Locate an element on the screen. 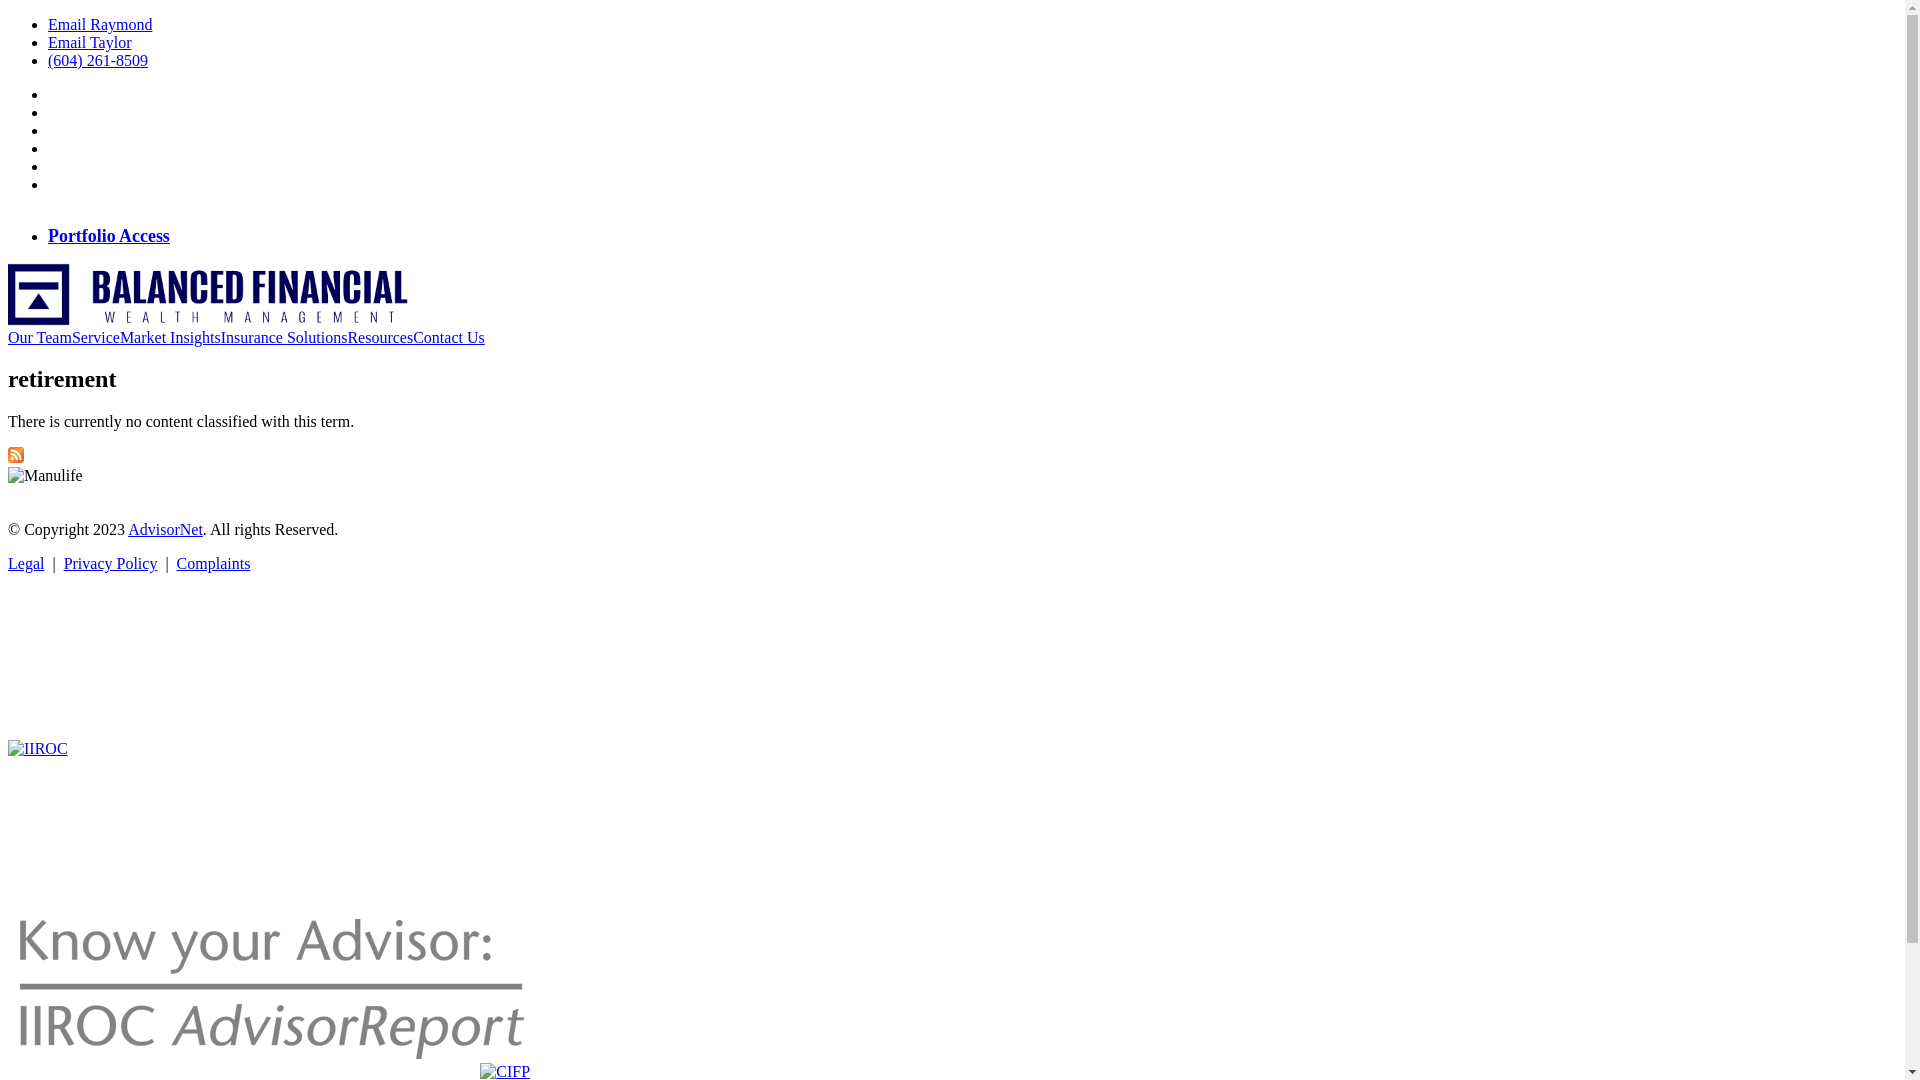  'Our Team' is located at coordinates (8, 337).